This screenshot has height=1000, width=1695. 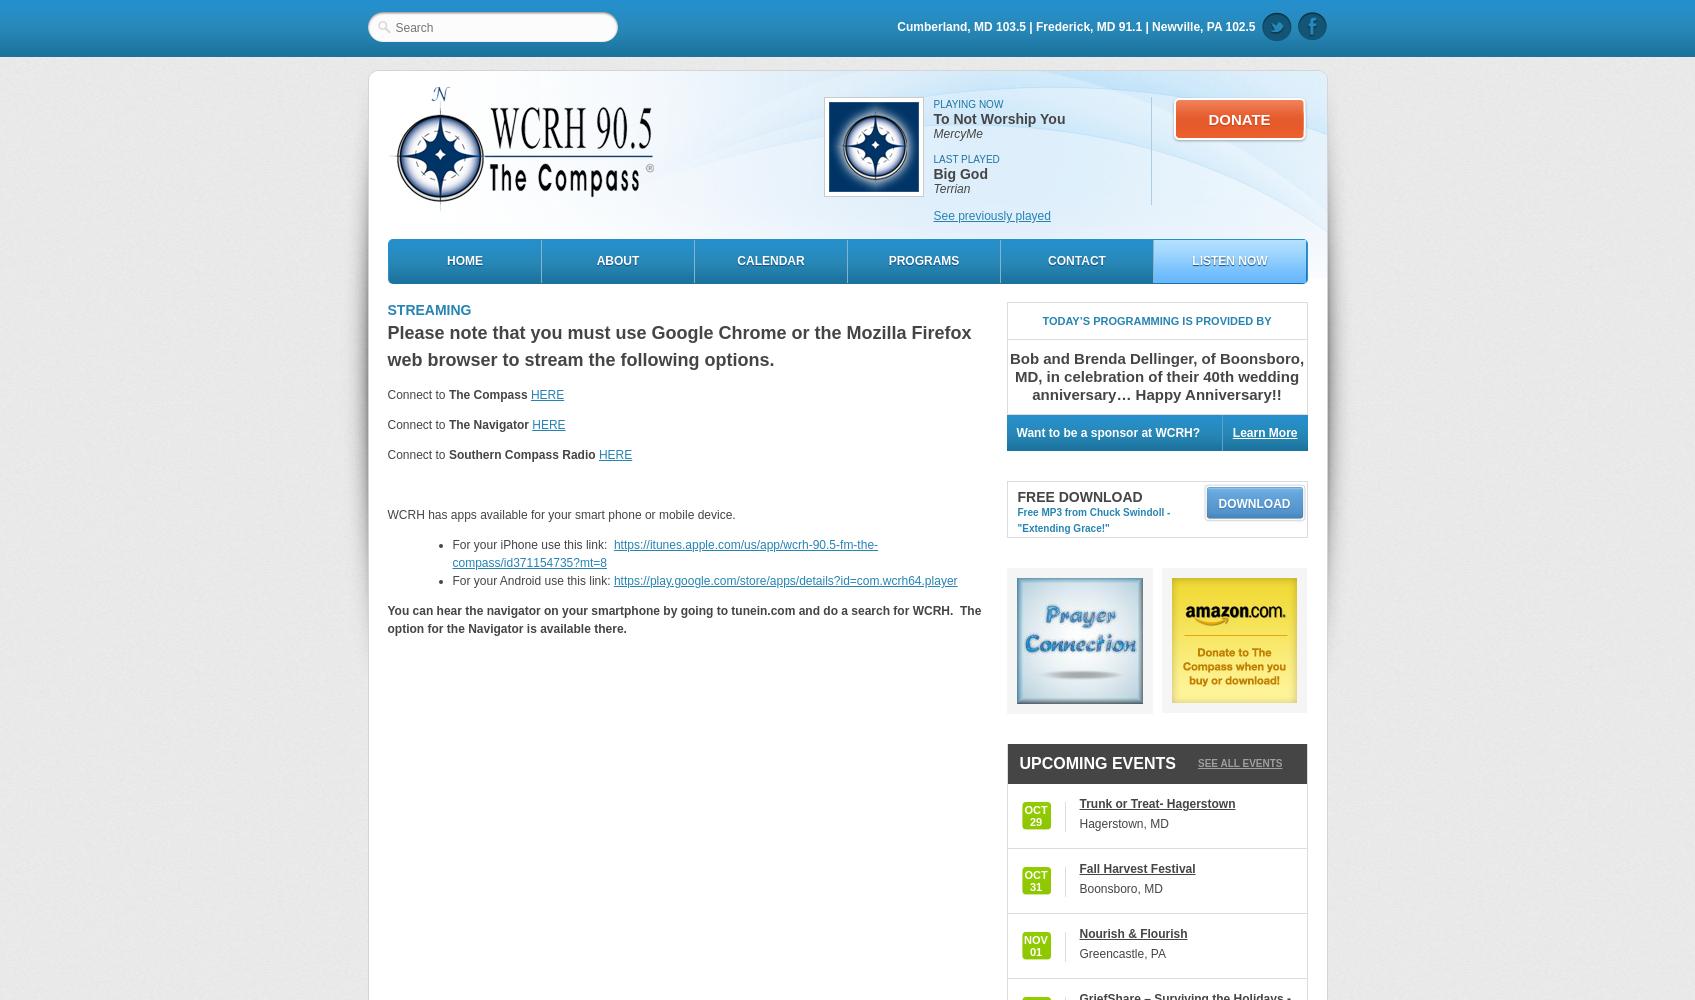 I want to click on 'Fall Harvest Festival', so click(x=1136, y=868).